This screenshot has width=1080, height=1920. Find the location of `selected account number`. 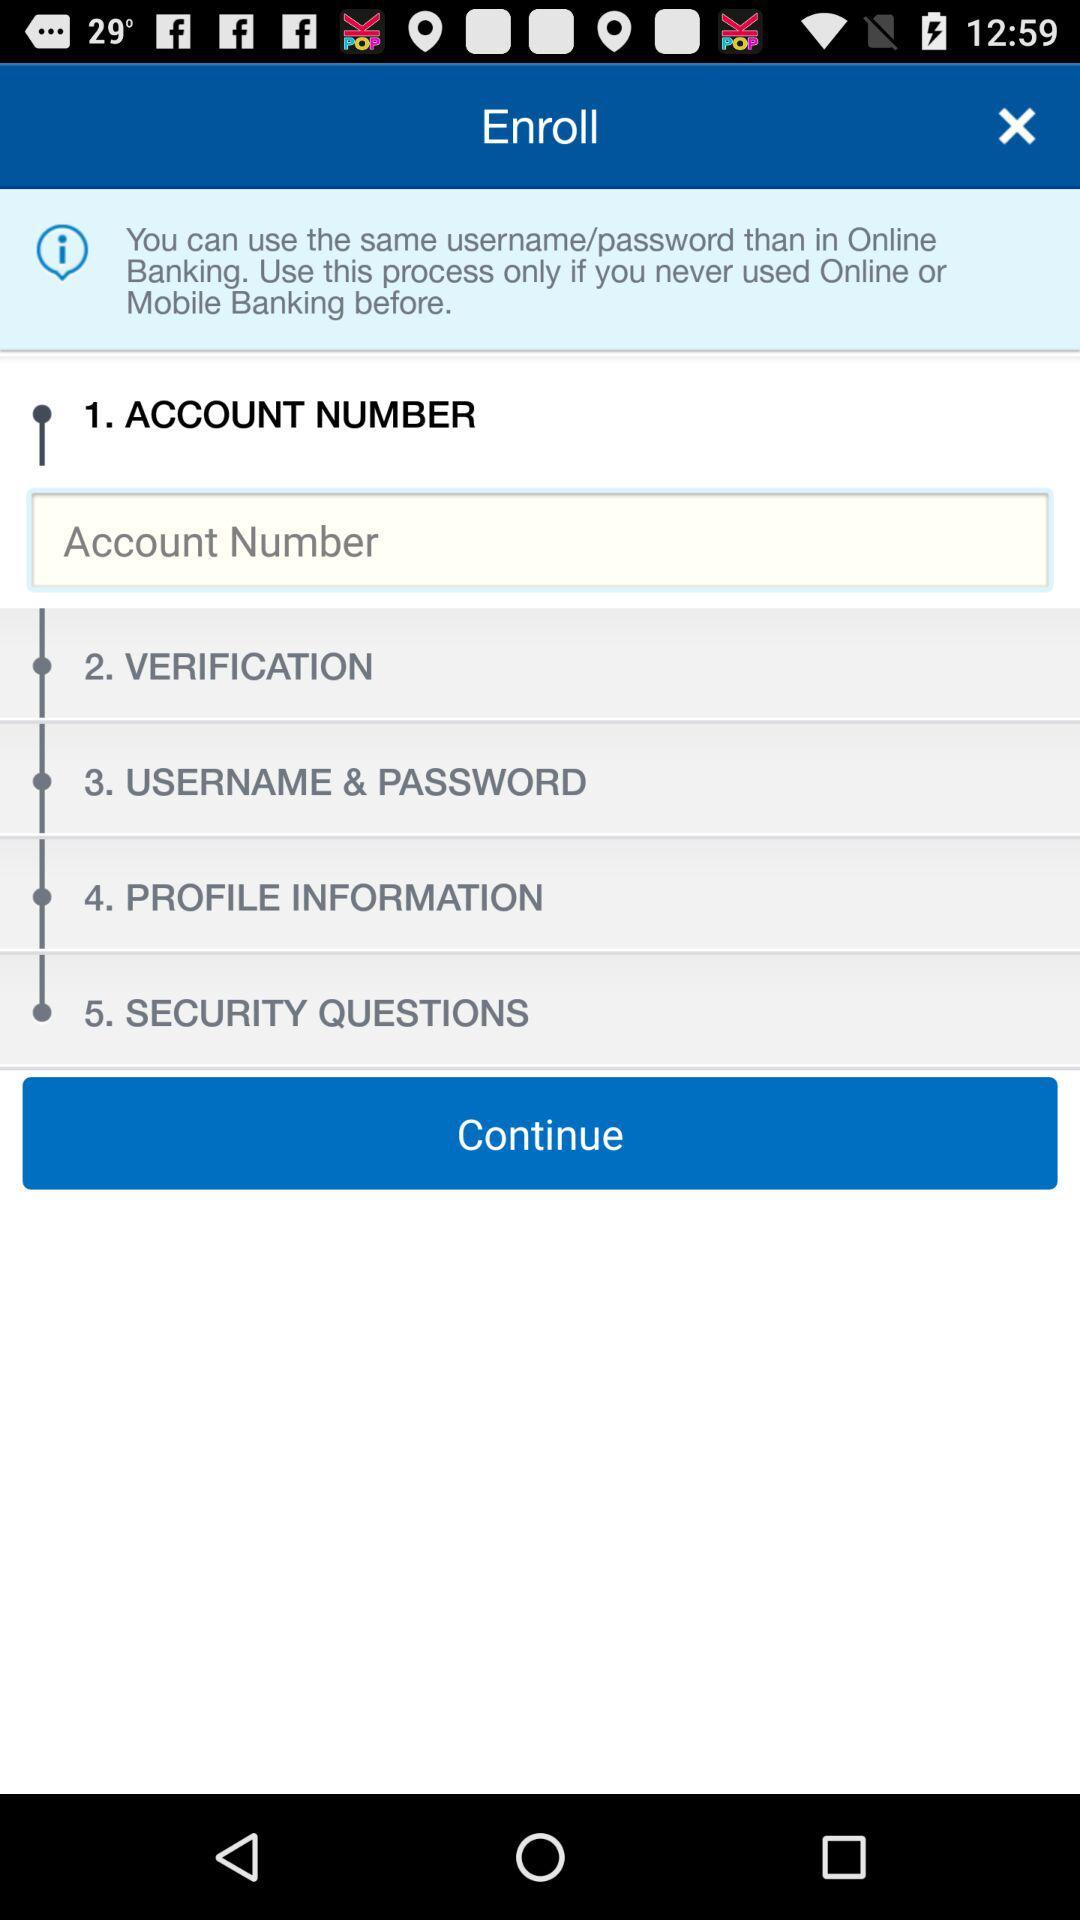

selected account number is located at coordinates (540, 539).